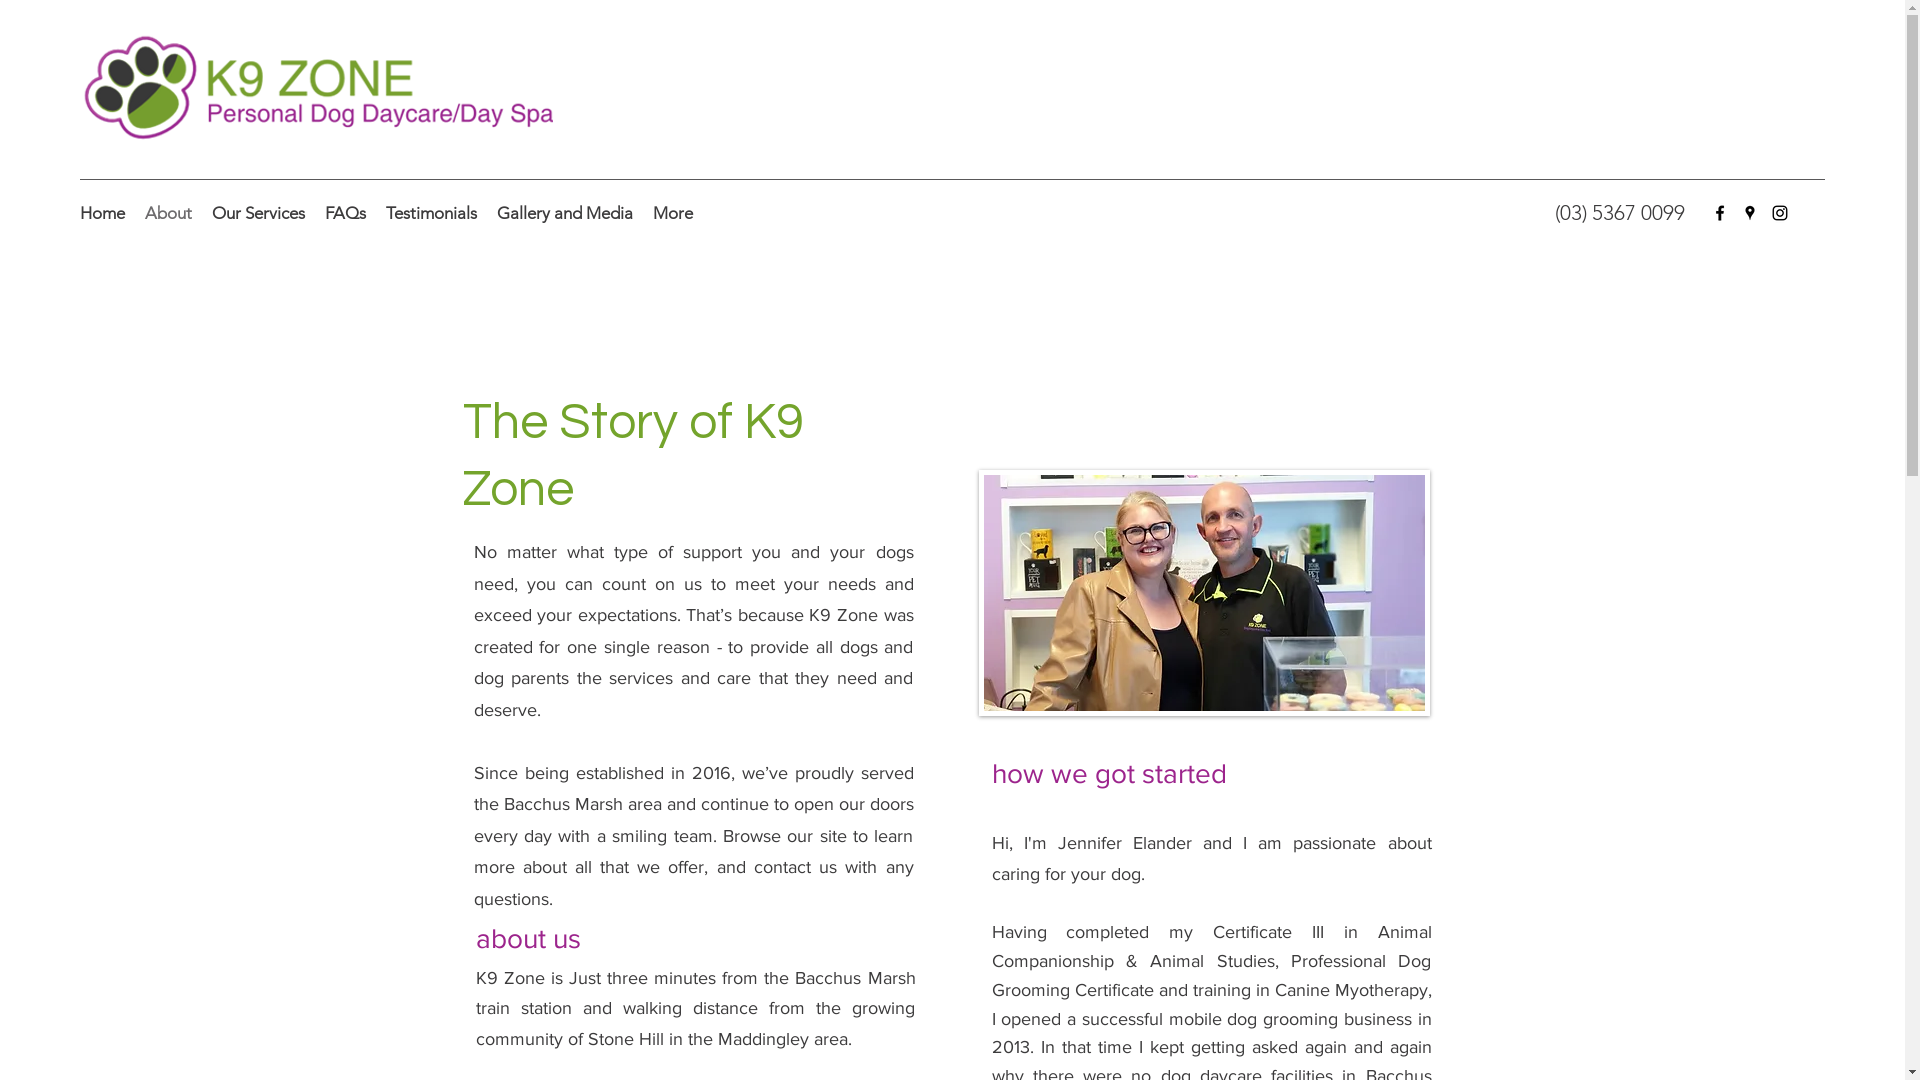  What do you see at coordinates (486, 212) in the screenshot?
I see `'Gallery and Media'` at bounding box center [486, 212].